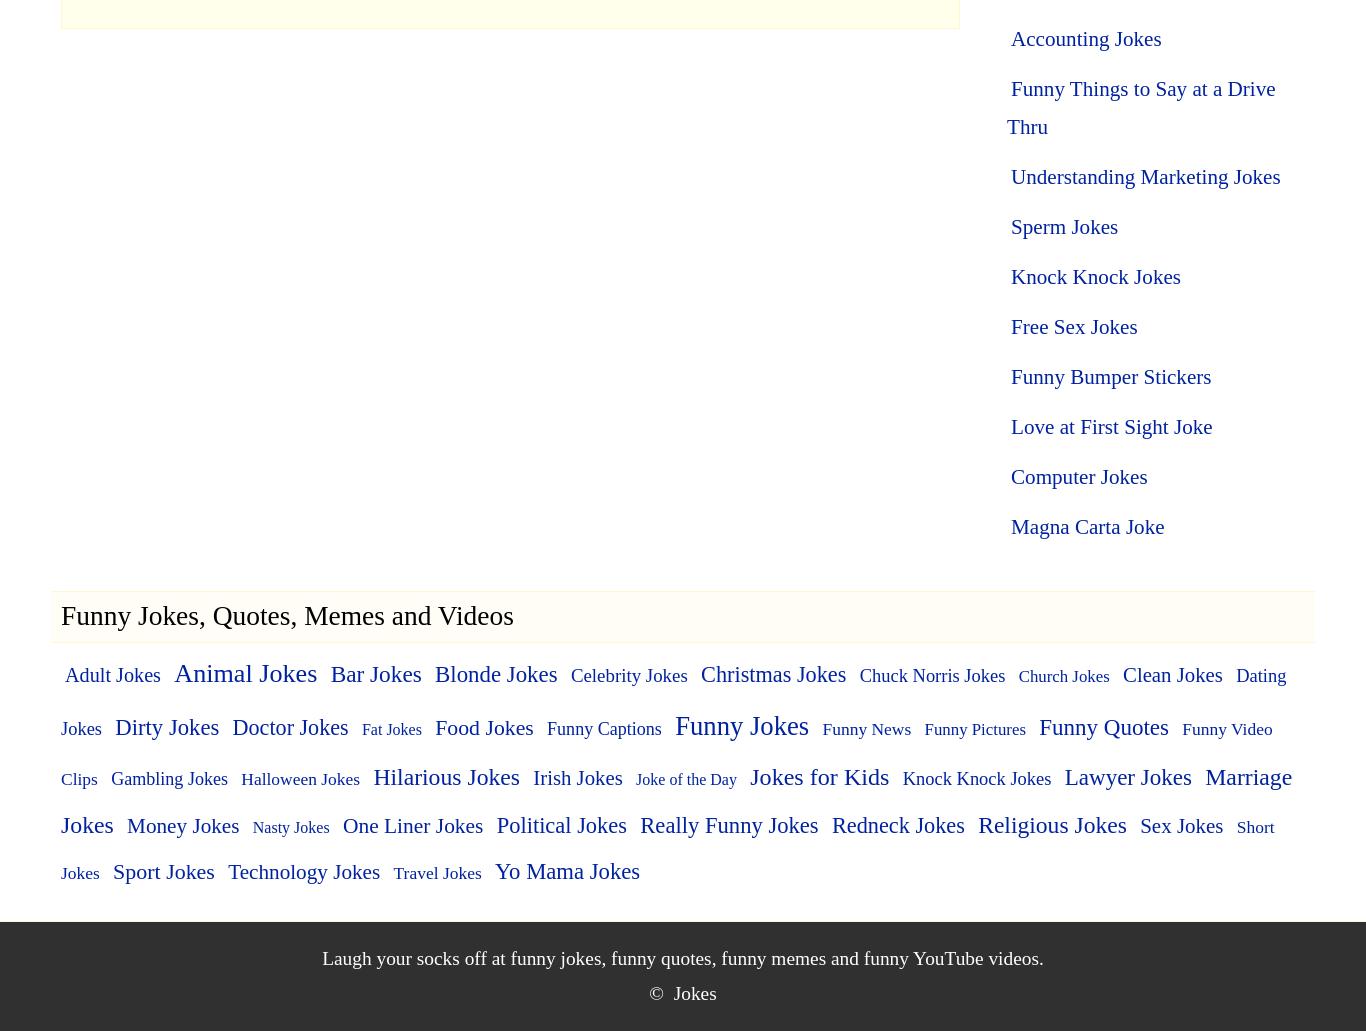 This screenshot has width=1366, height=1031. Describe the element at coordinates (290, 826) in the screenshot. I see `'Nasty Jokes'` at that location.